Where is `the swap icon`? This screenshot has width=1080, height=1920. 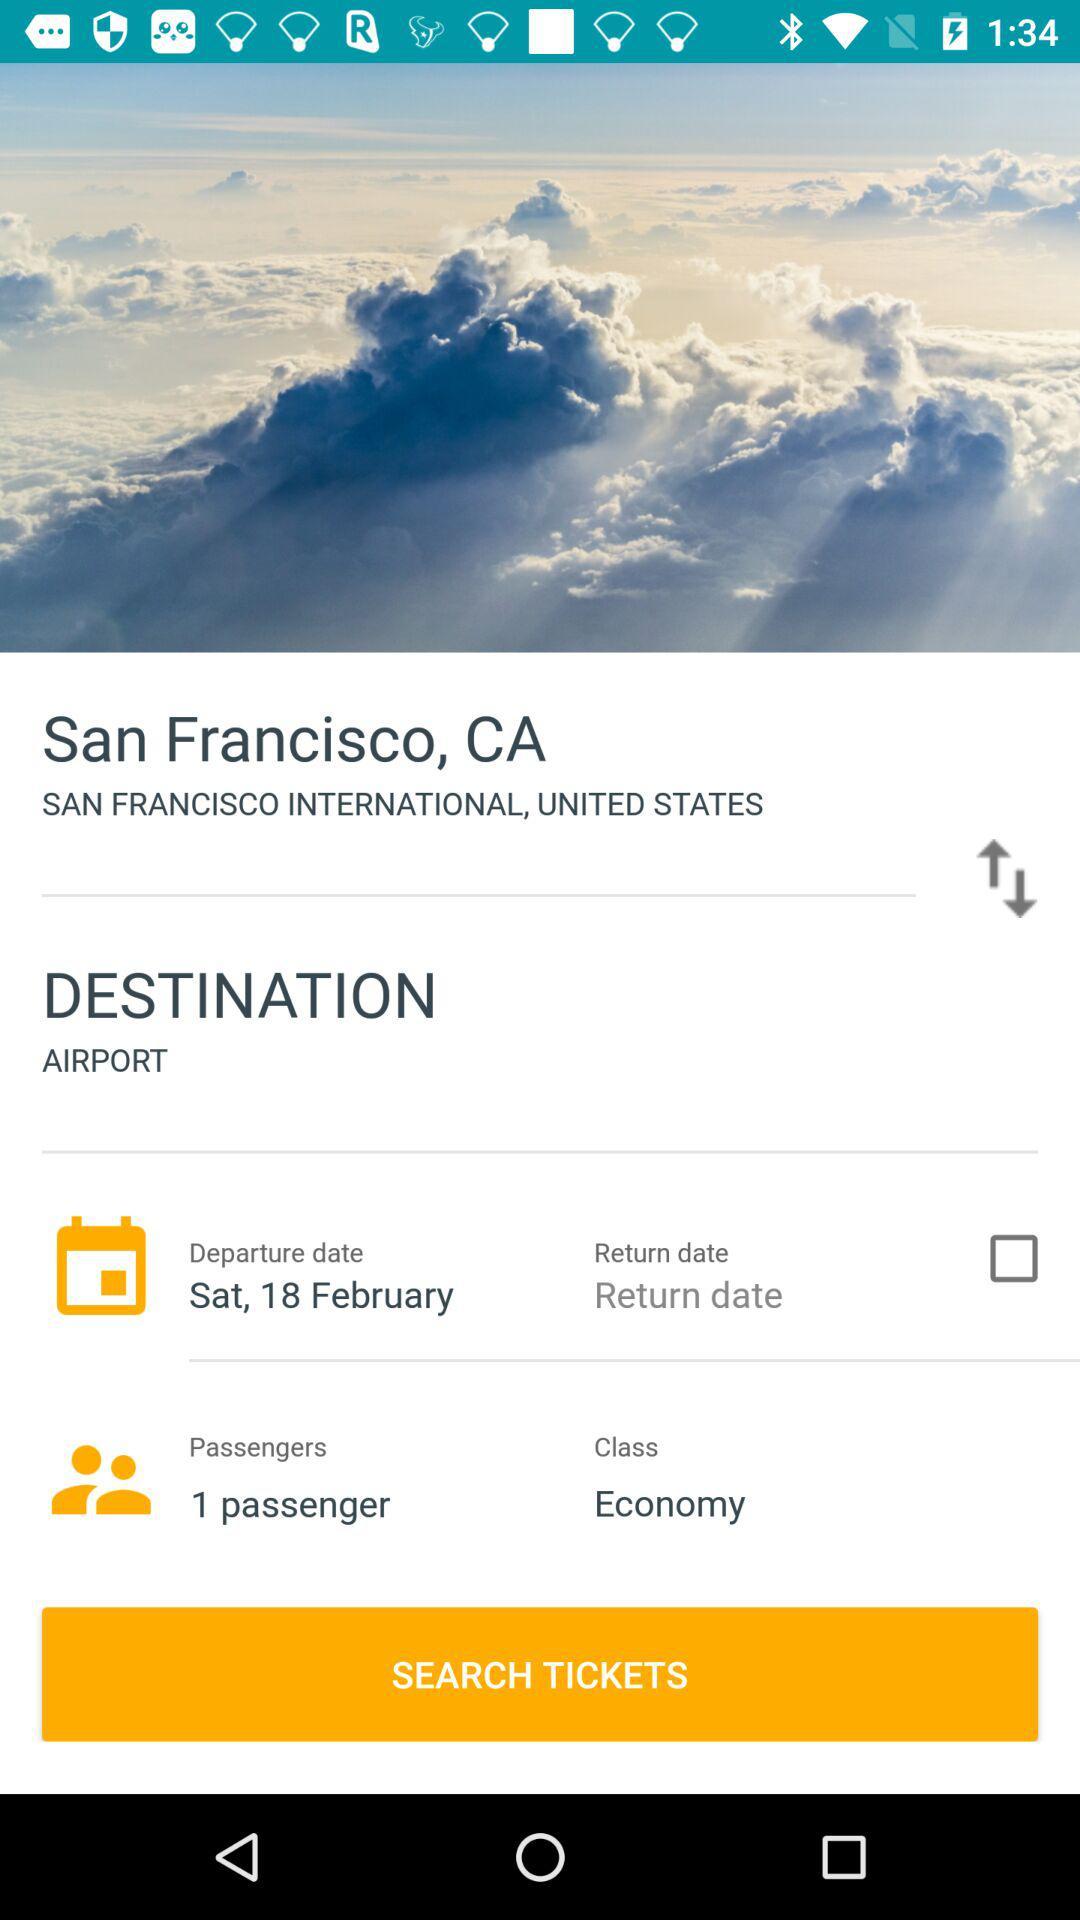 the swap icon is located at coordinates (1006, 878).